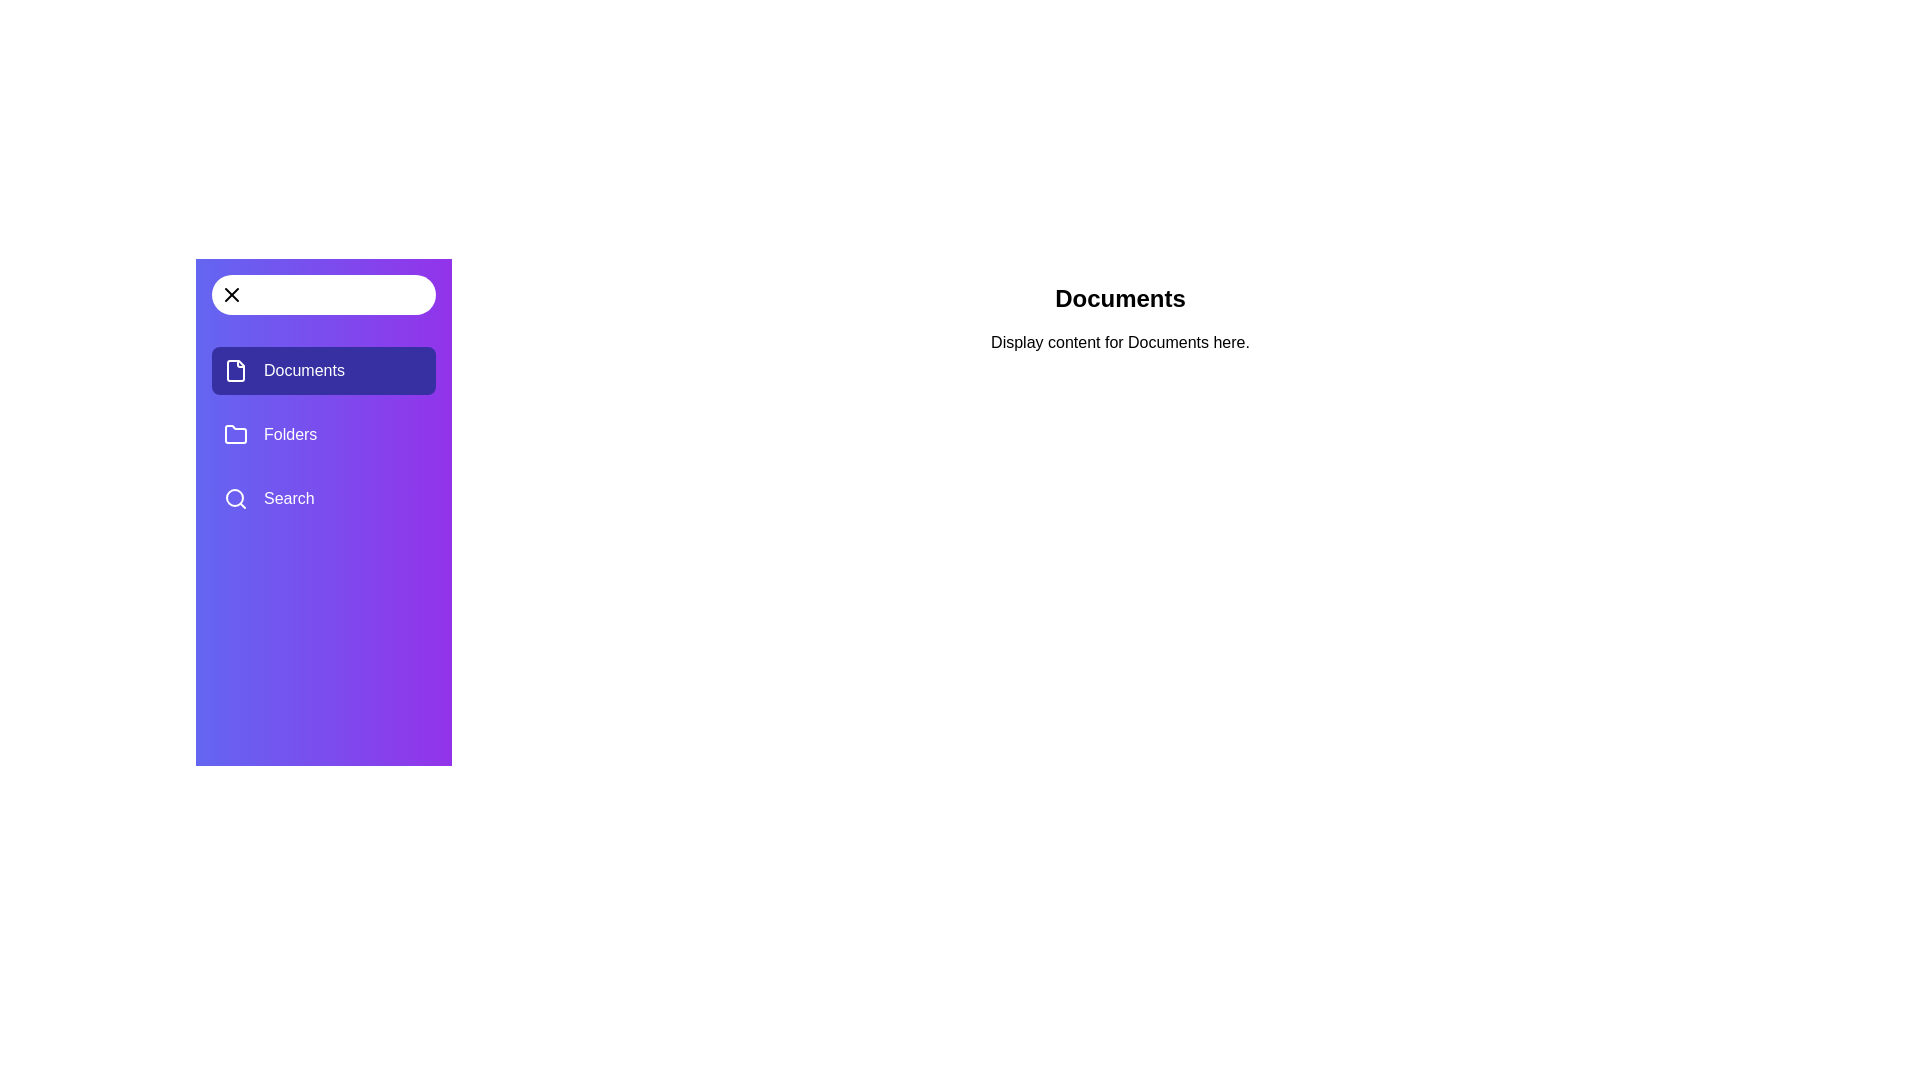 This screenshot has width=1920, height=1080. I want to click on the toggle button in the drawer header to toggle the drawer visibility, so click(324, 294).